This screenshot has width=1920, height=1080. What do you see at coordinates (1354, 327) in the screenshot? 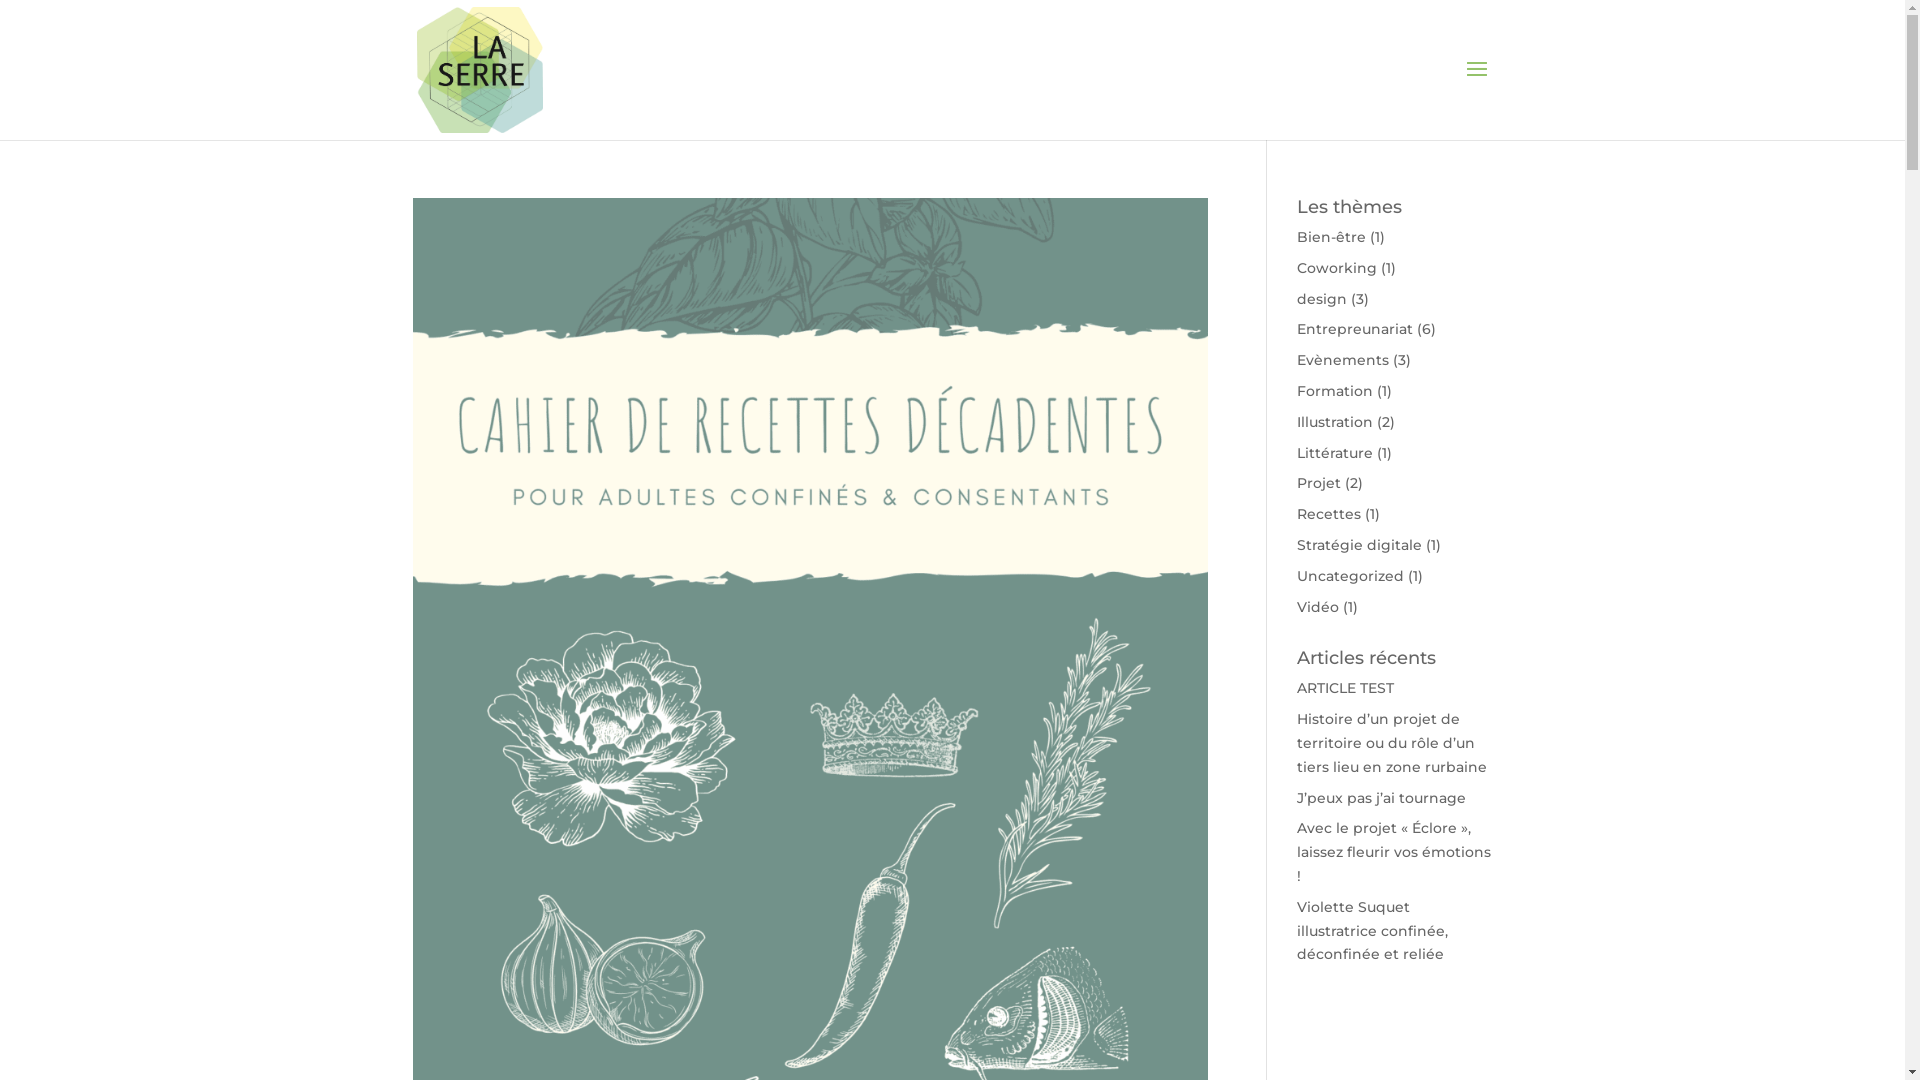
I see `'Entrepreunariat'` at bounding box center [1354, 327].